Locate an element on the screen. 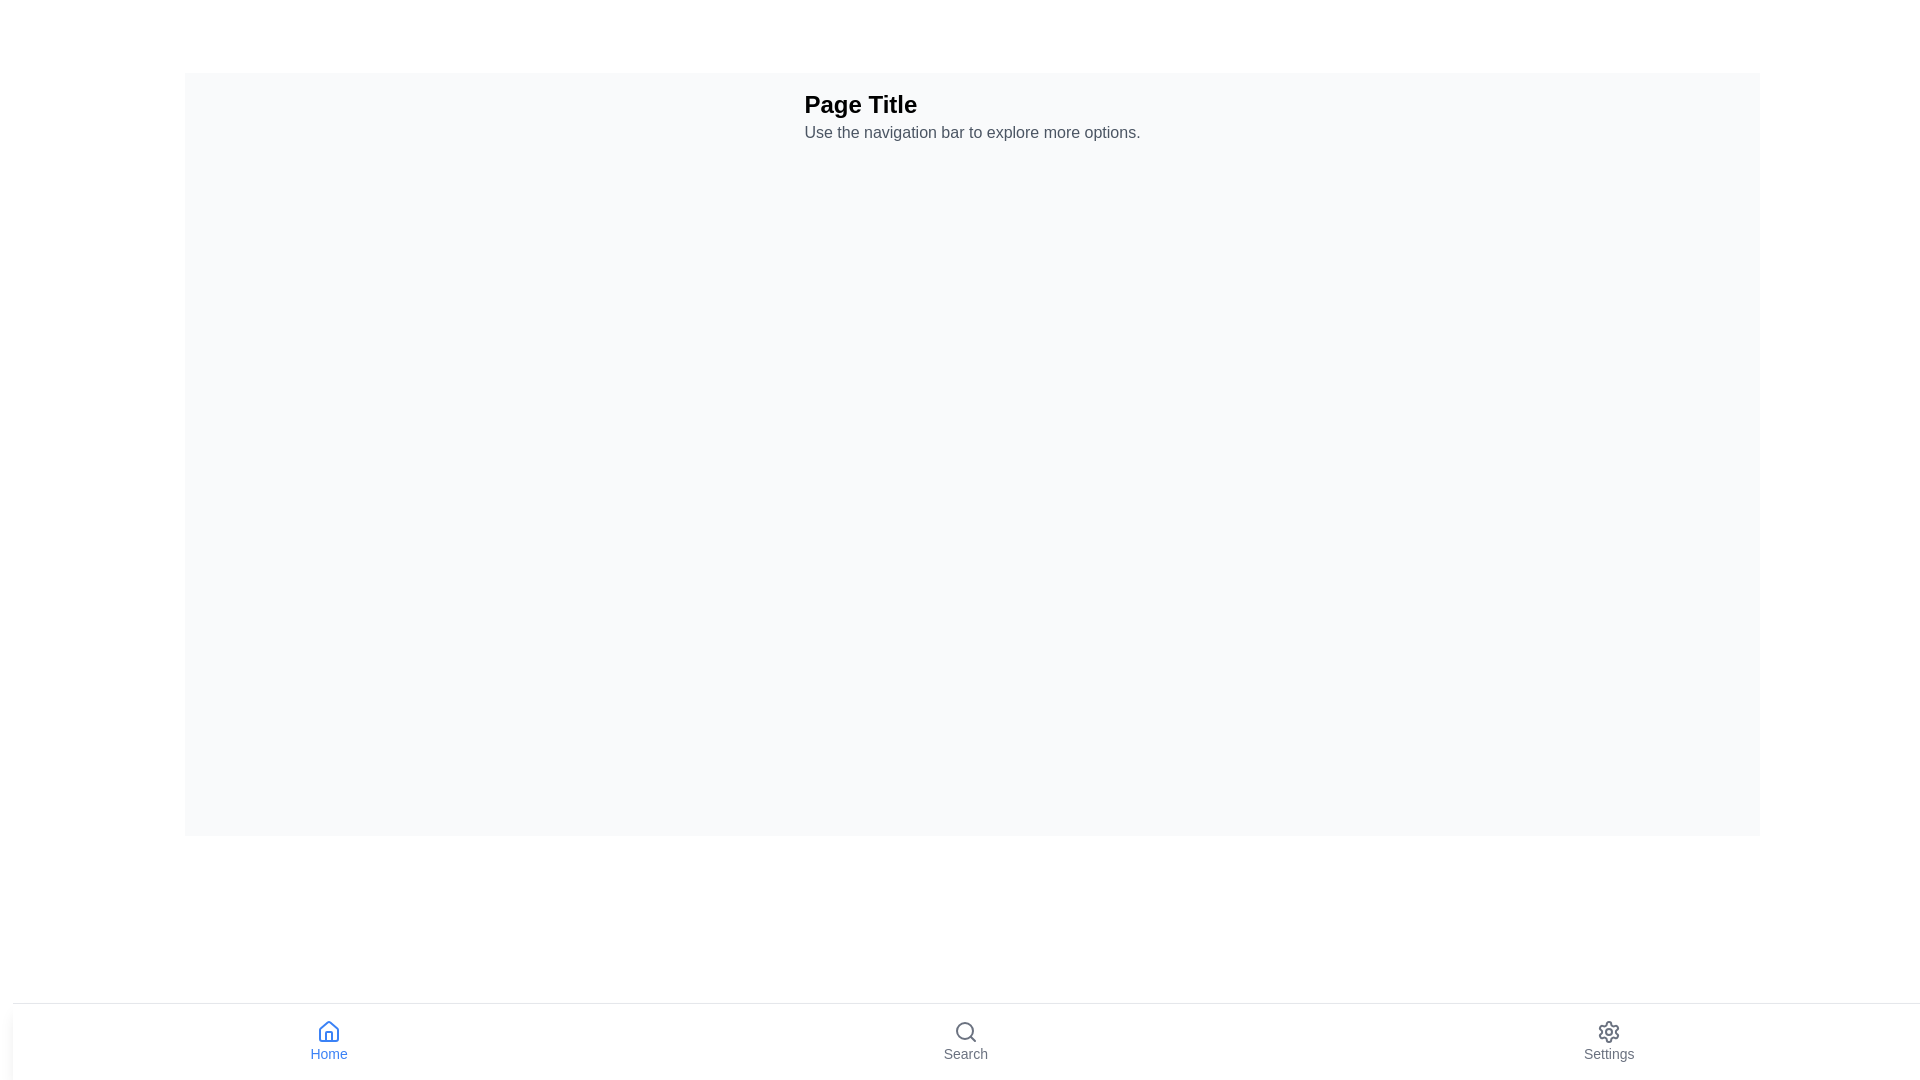 Image resolution: width=1920 pixels, height=1080 pixels. the 'Settings' icon located in the bottom navigation bar is located at coordinates (1609, 1032).